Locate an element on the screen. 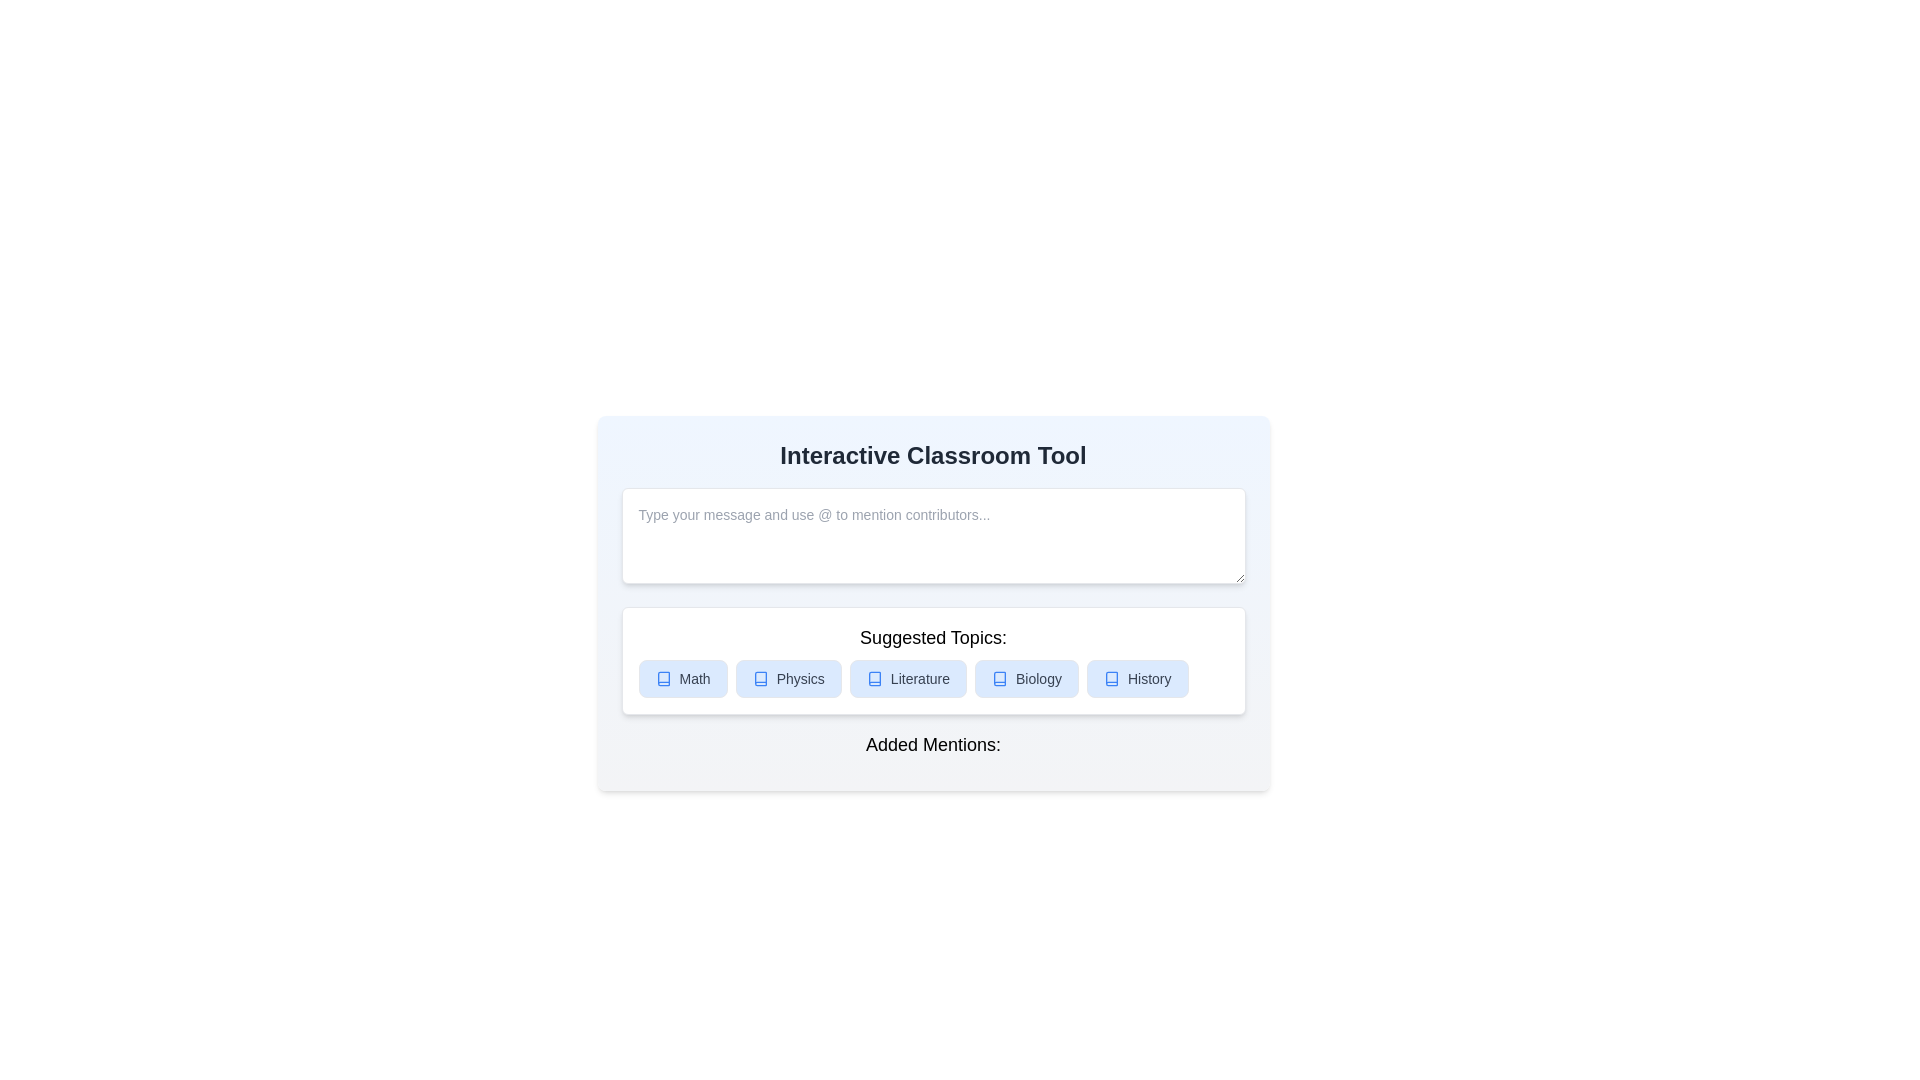 The height and width of the screenshot is (1080, 1920). the 'Math' button in the 'Suggested Topics' section is located at coordinates (683, 677).